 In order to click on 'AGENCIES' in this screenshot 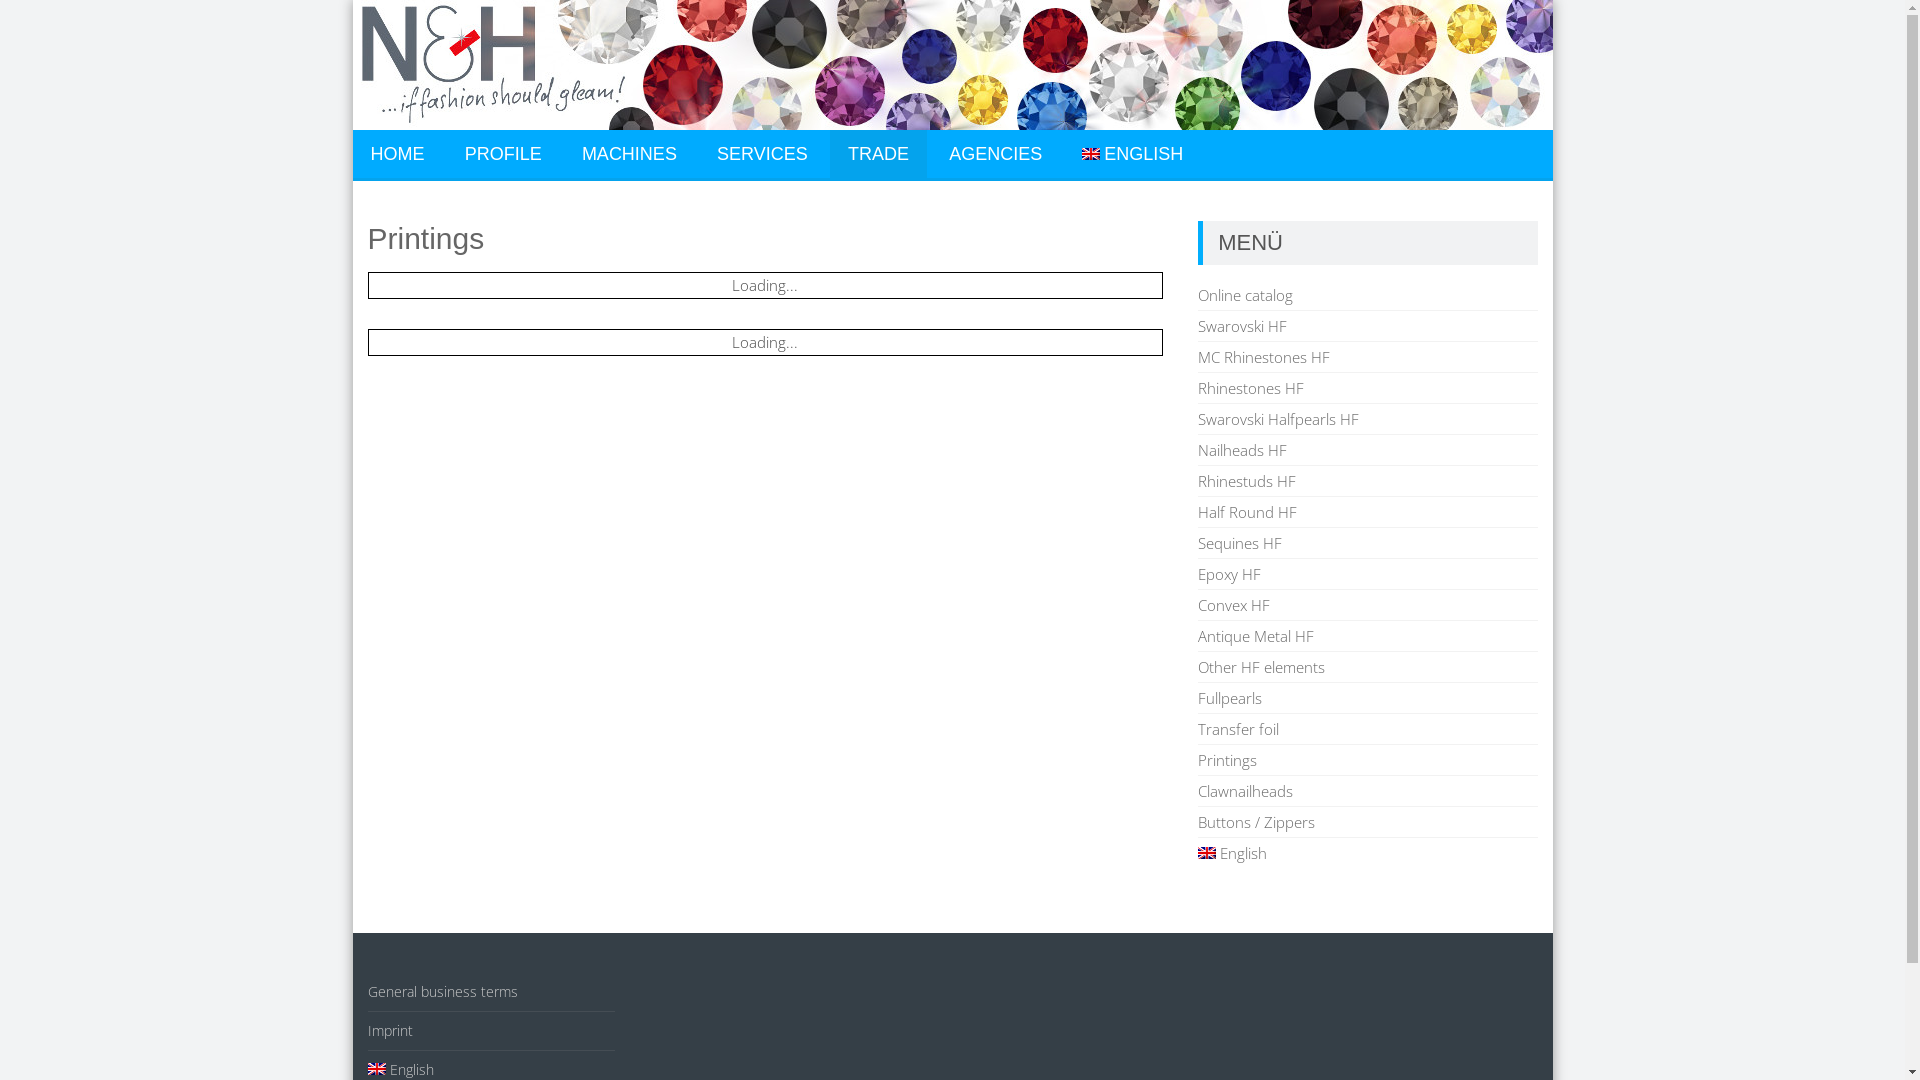, I will do `click(995, 153)`.